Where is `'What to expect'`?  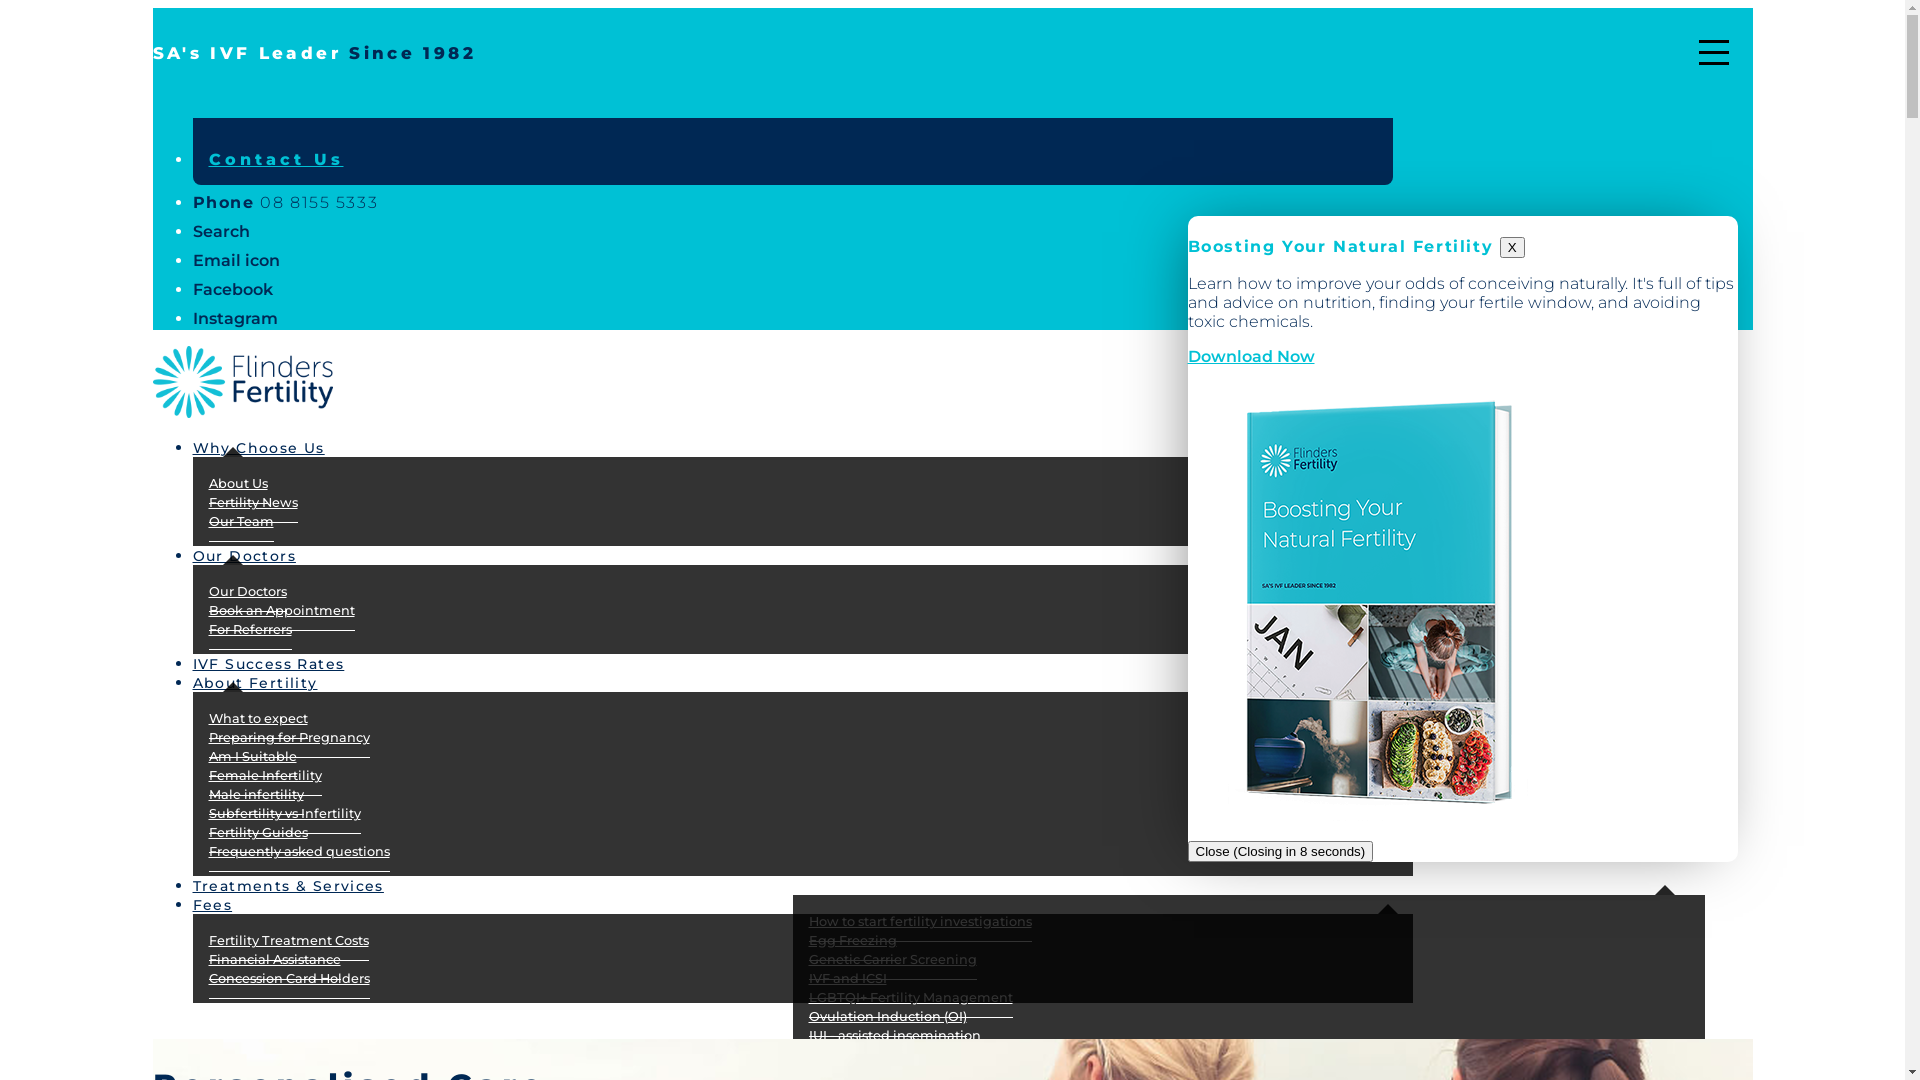
'What to expect' is located at coordinates (256, 717).